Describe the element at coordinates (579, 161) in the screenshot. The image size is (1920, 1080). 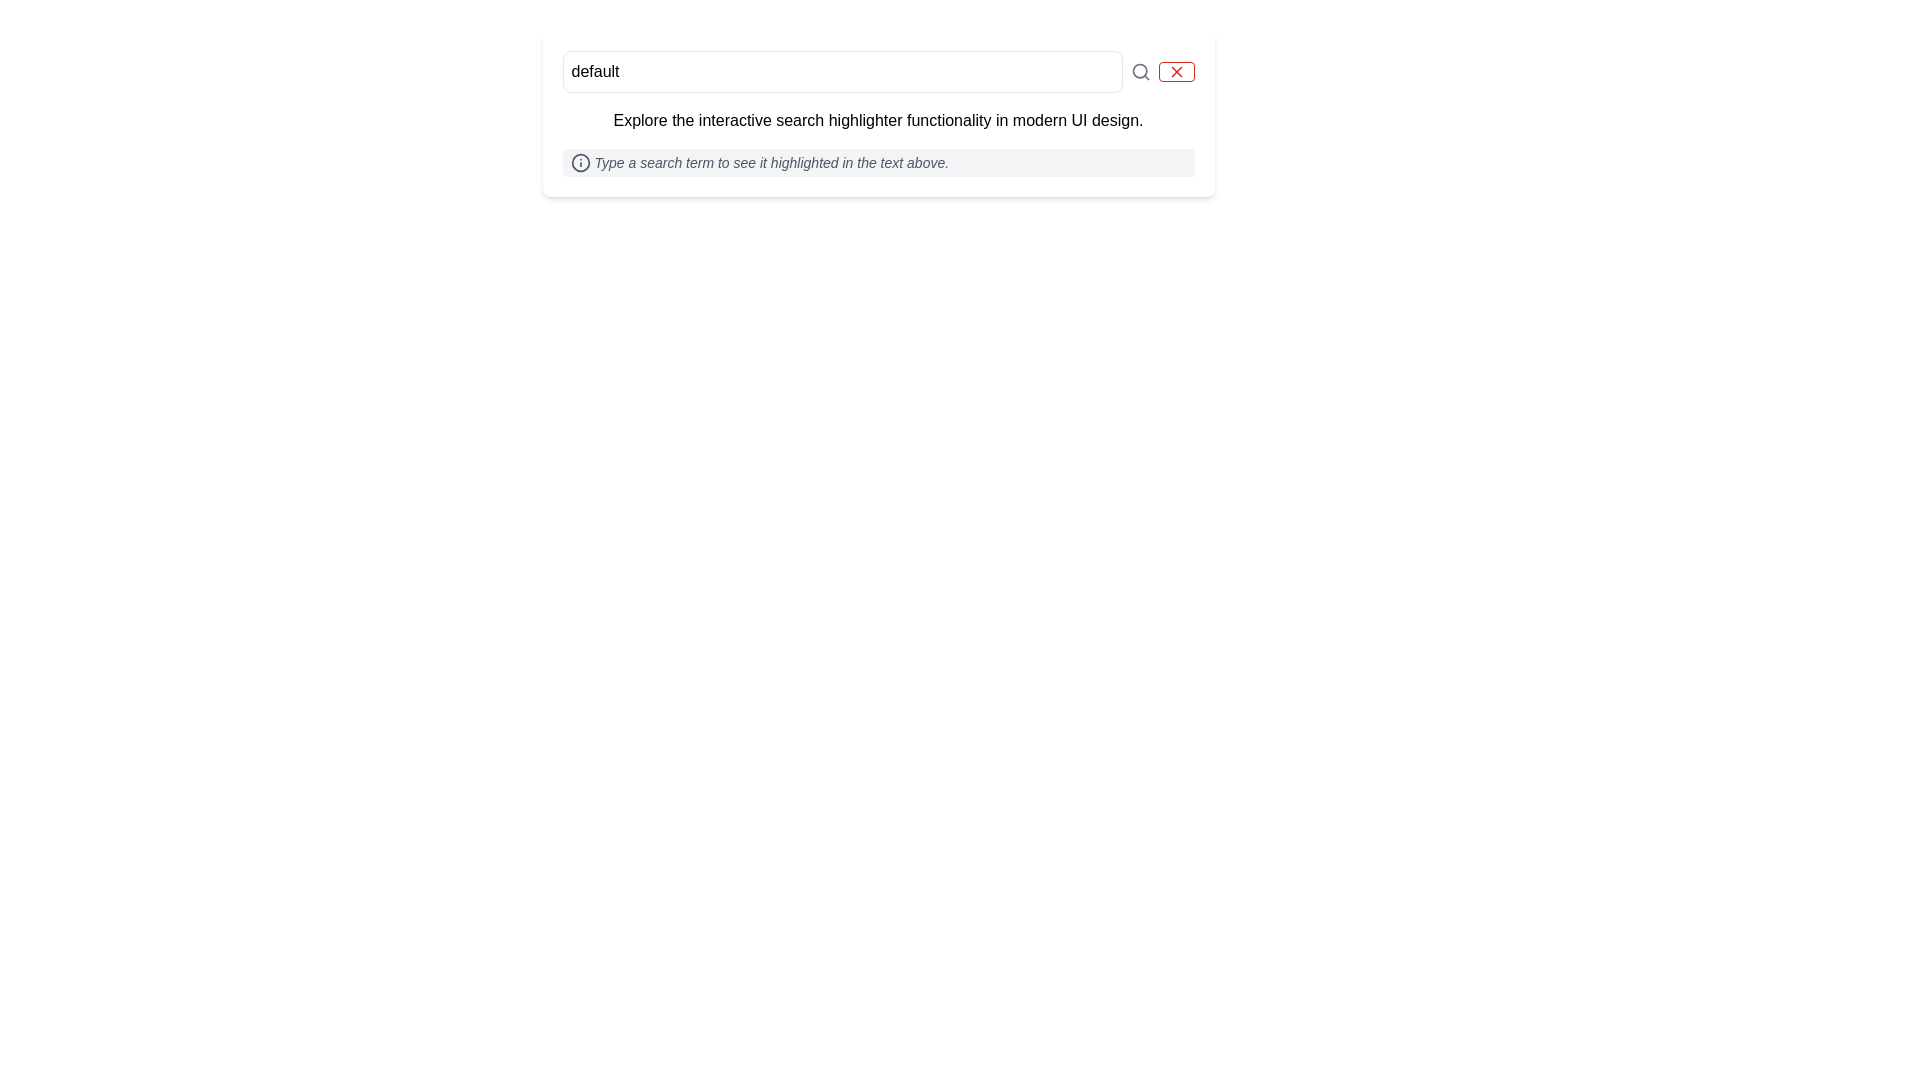
I see `the SVG circle element that serves as the base of an icon located to the left side of the search bar` at that location.